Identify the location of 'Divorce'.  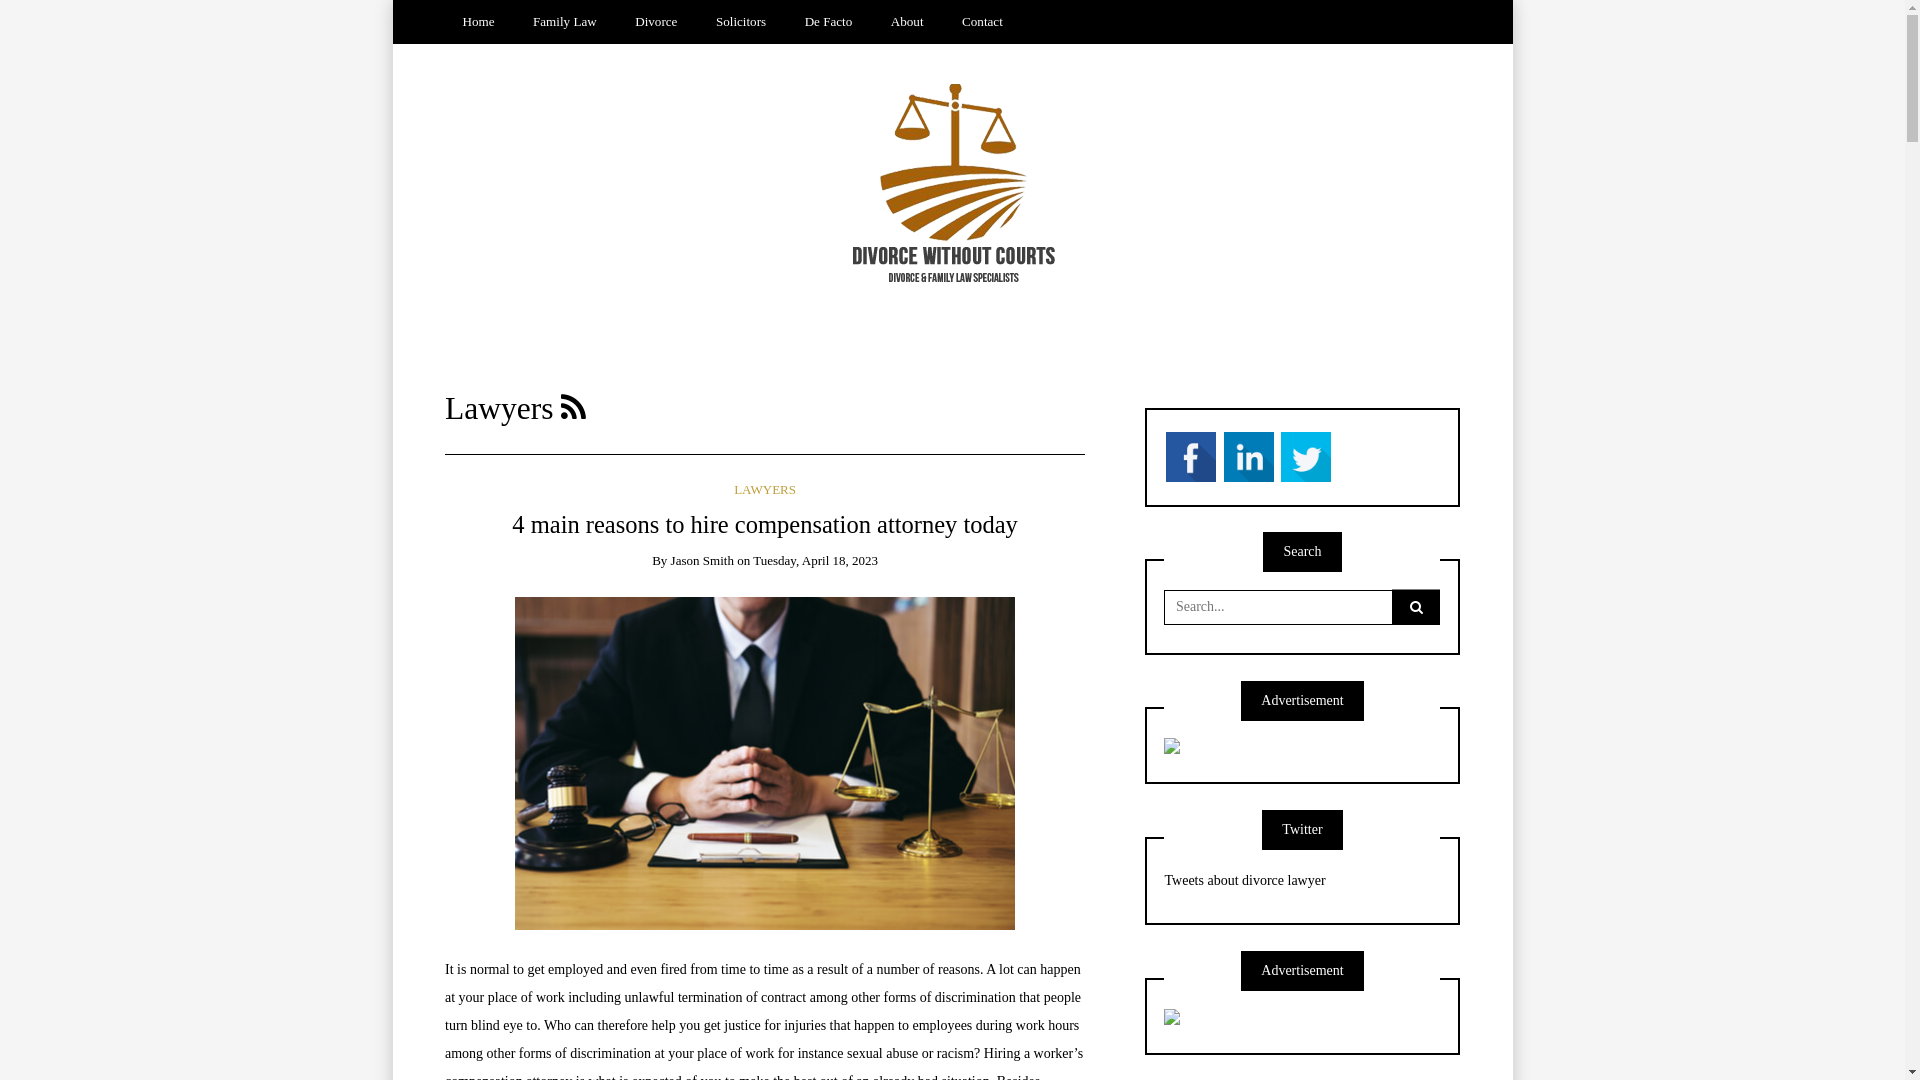
(656, 22).